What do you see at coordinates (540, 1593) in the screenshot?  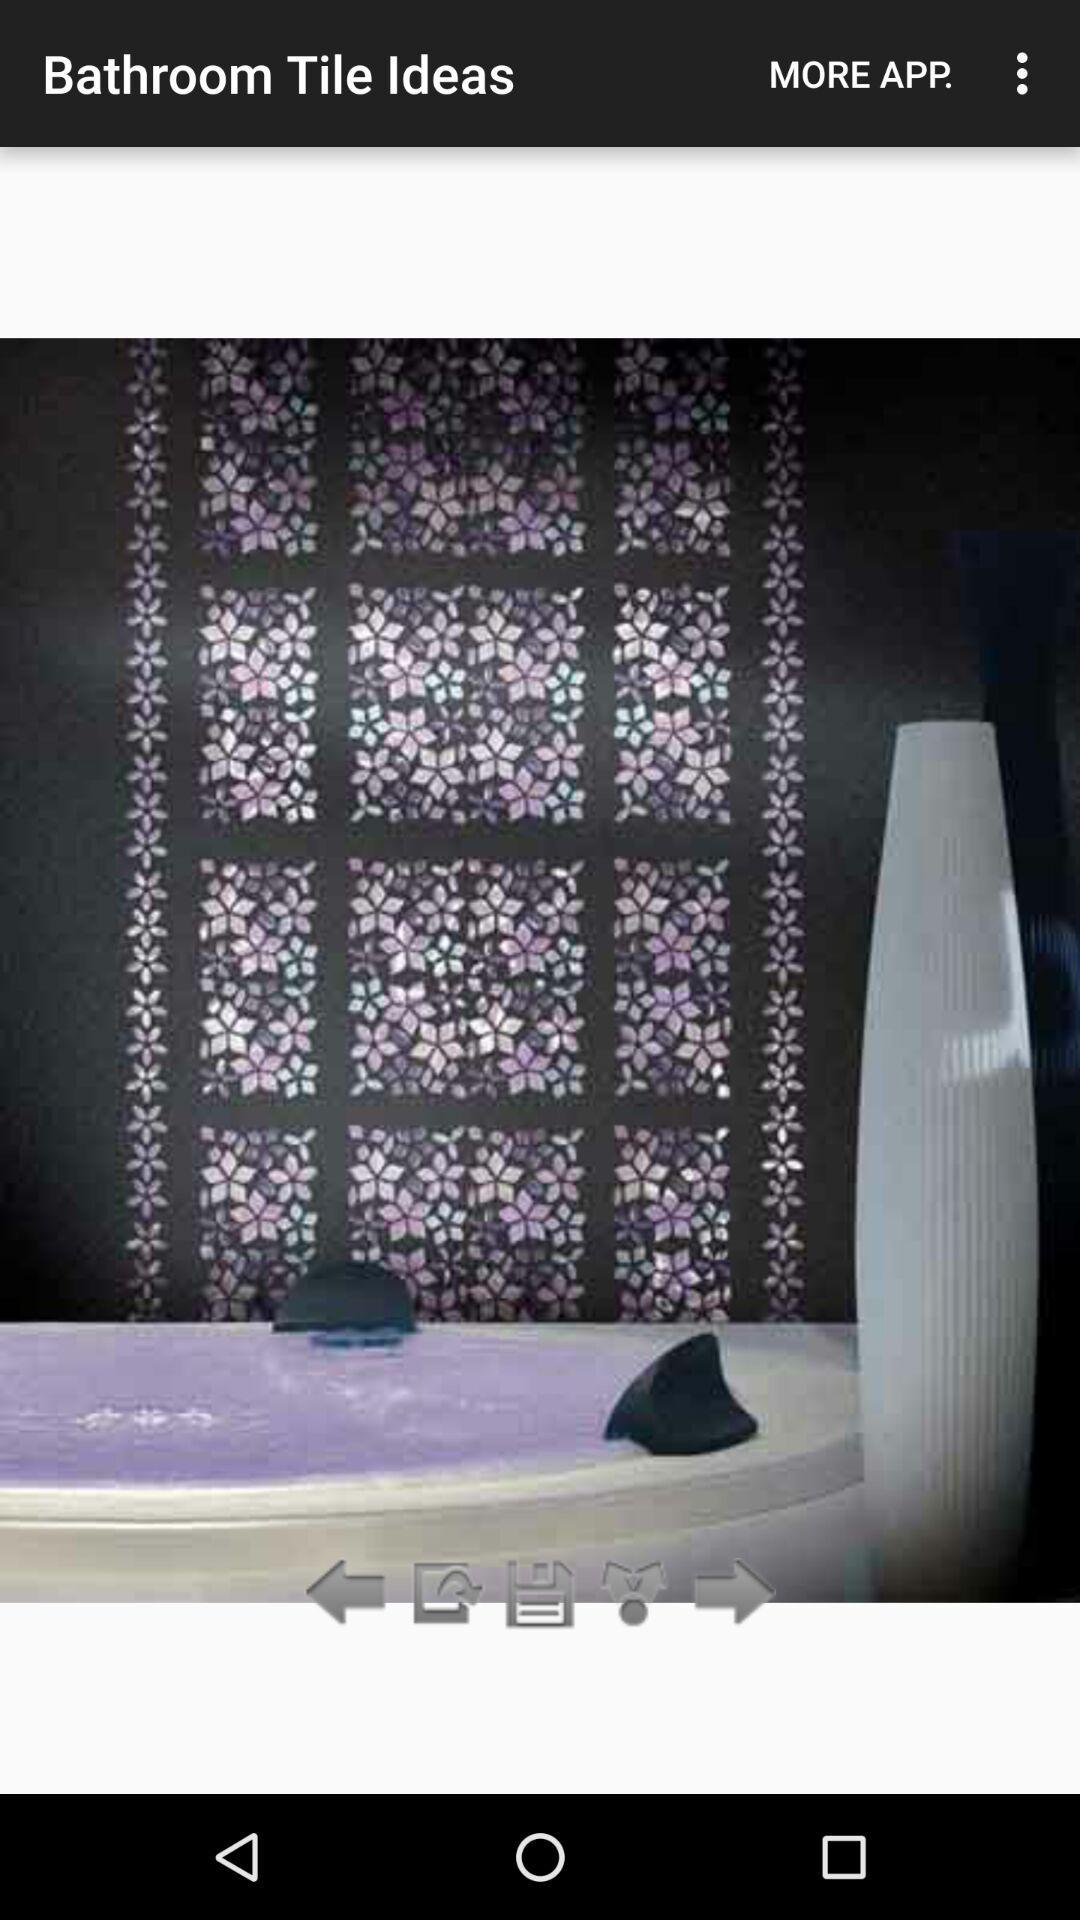 I see `he can activate the simple voice command` at bounding box center [540, 1593].